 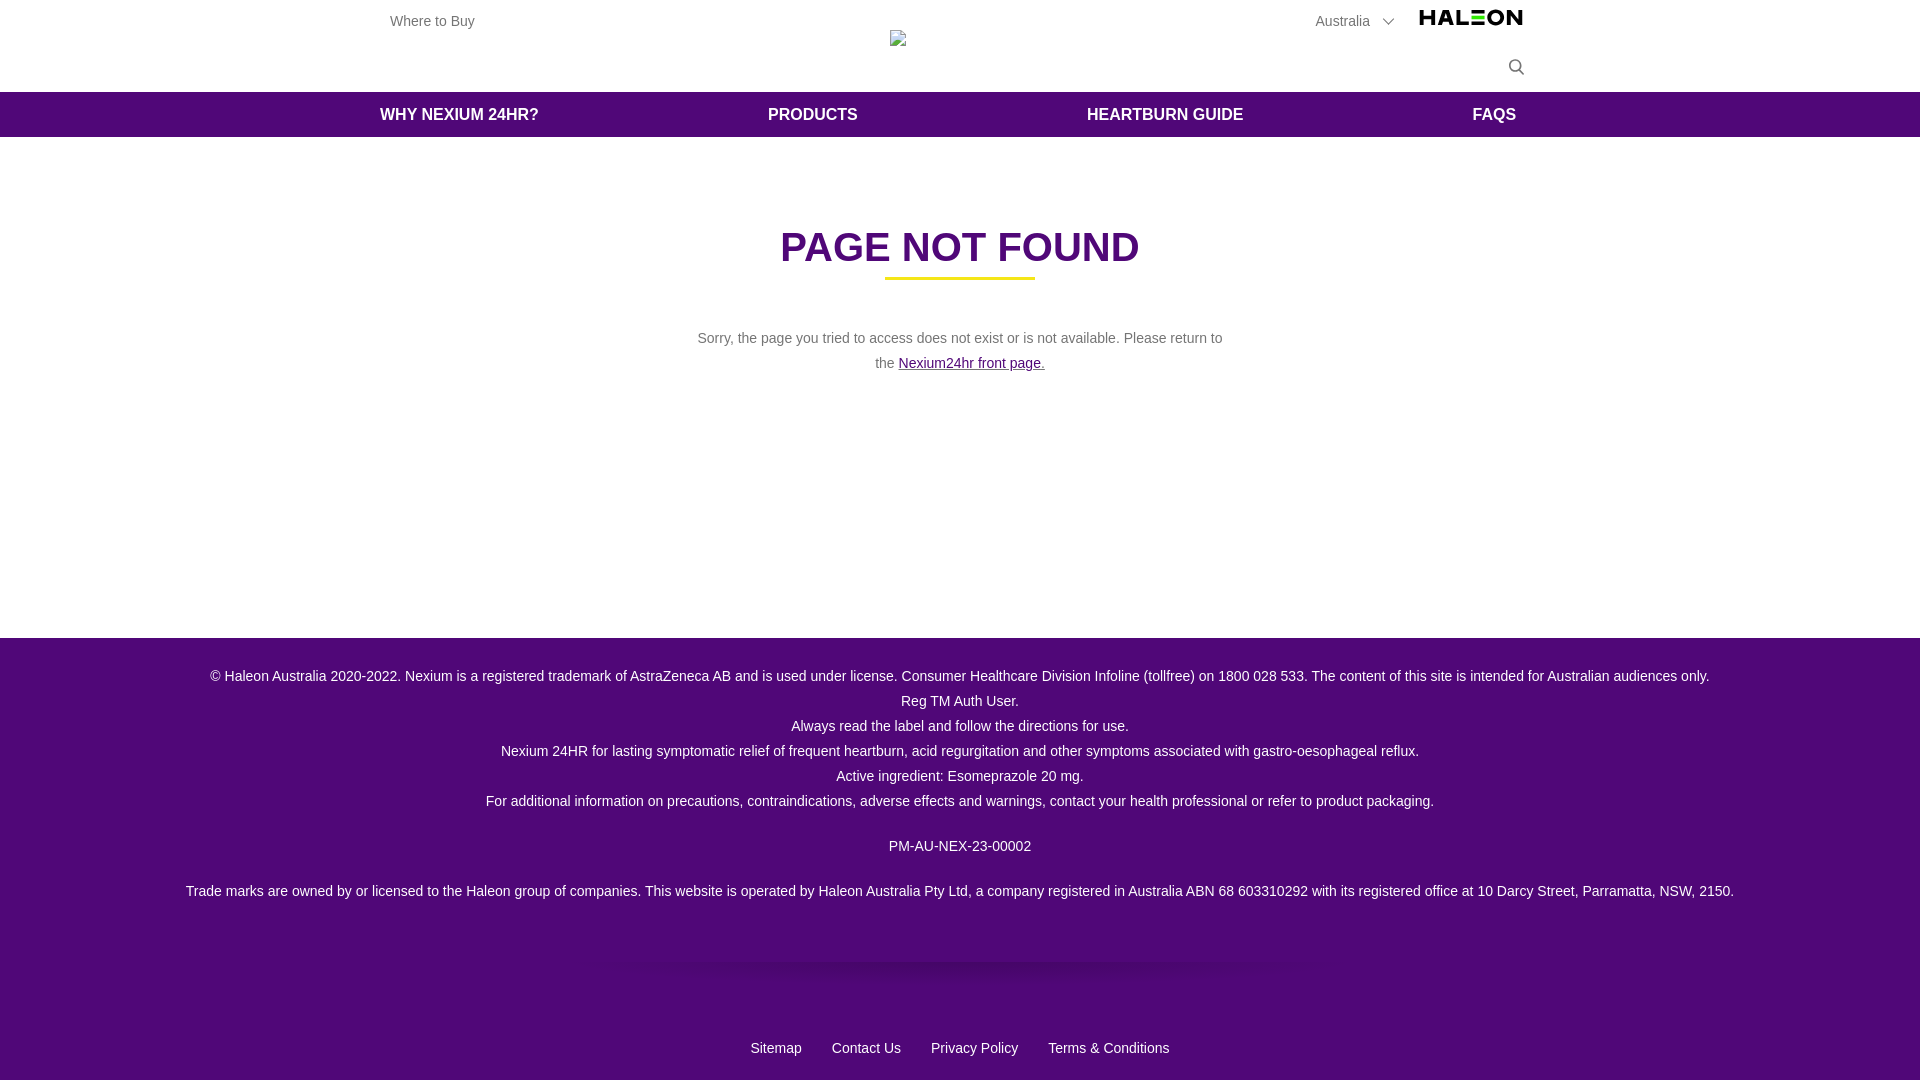 What do you see at coordinates (1443, 114) in the screenshot?
I see `'FAQS'` at bounding box center [1443, 114].